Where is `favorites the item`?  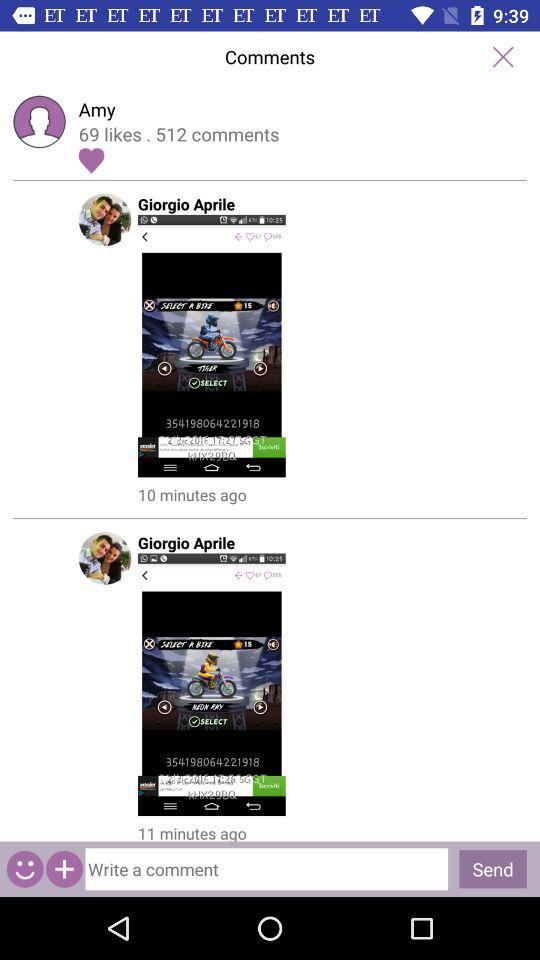
favorites the item is located at coordinates (90, 159).